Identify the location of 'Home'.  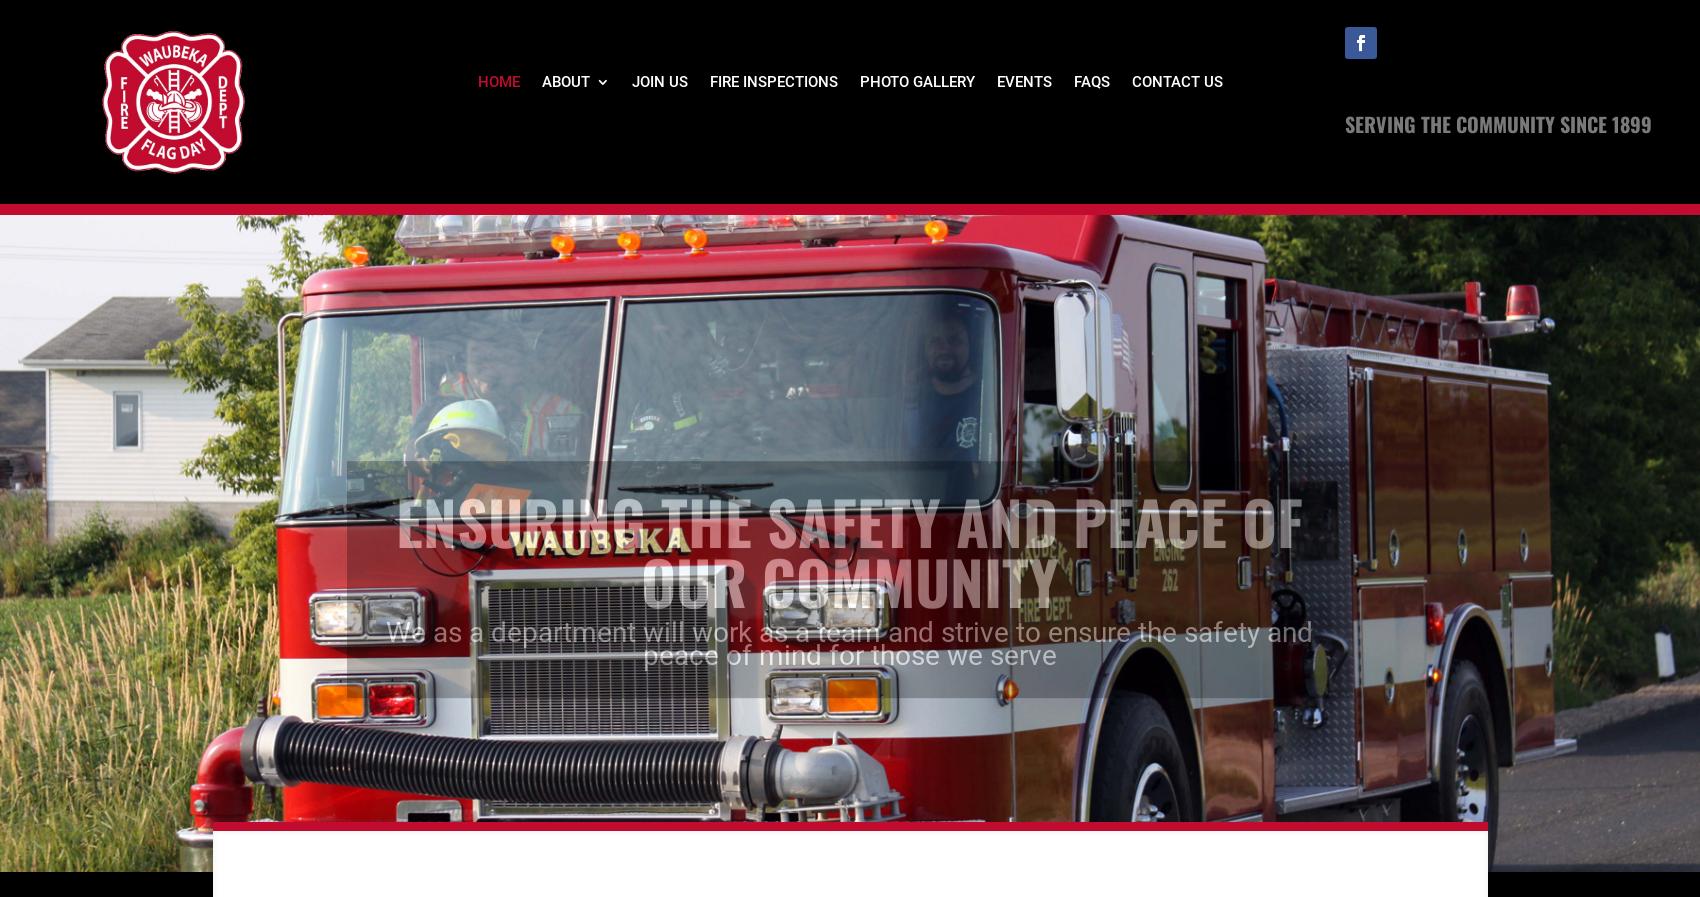
(477, 80).